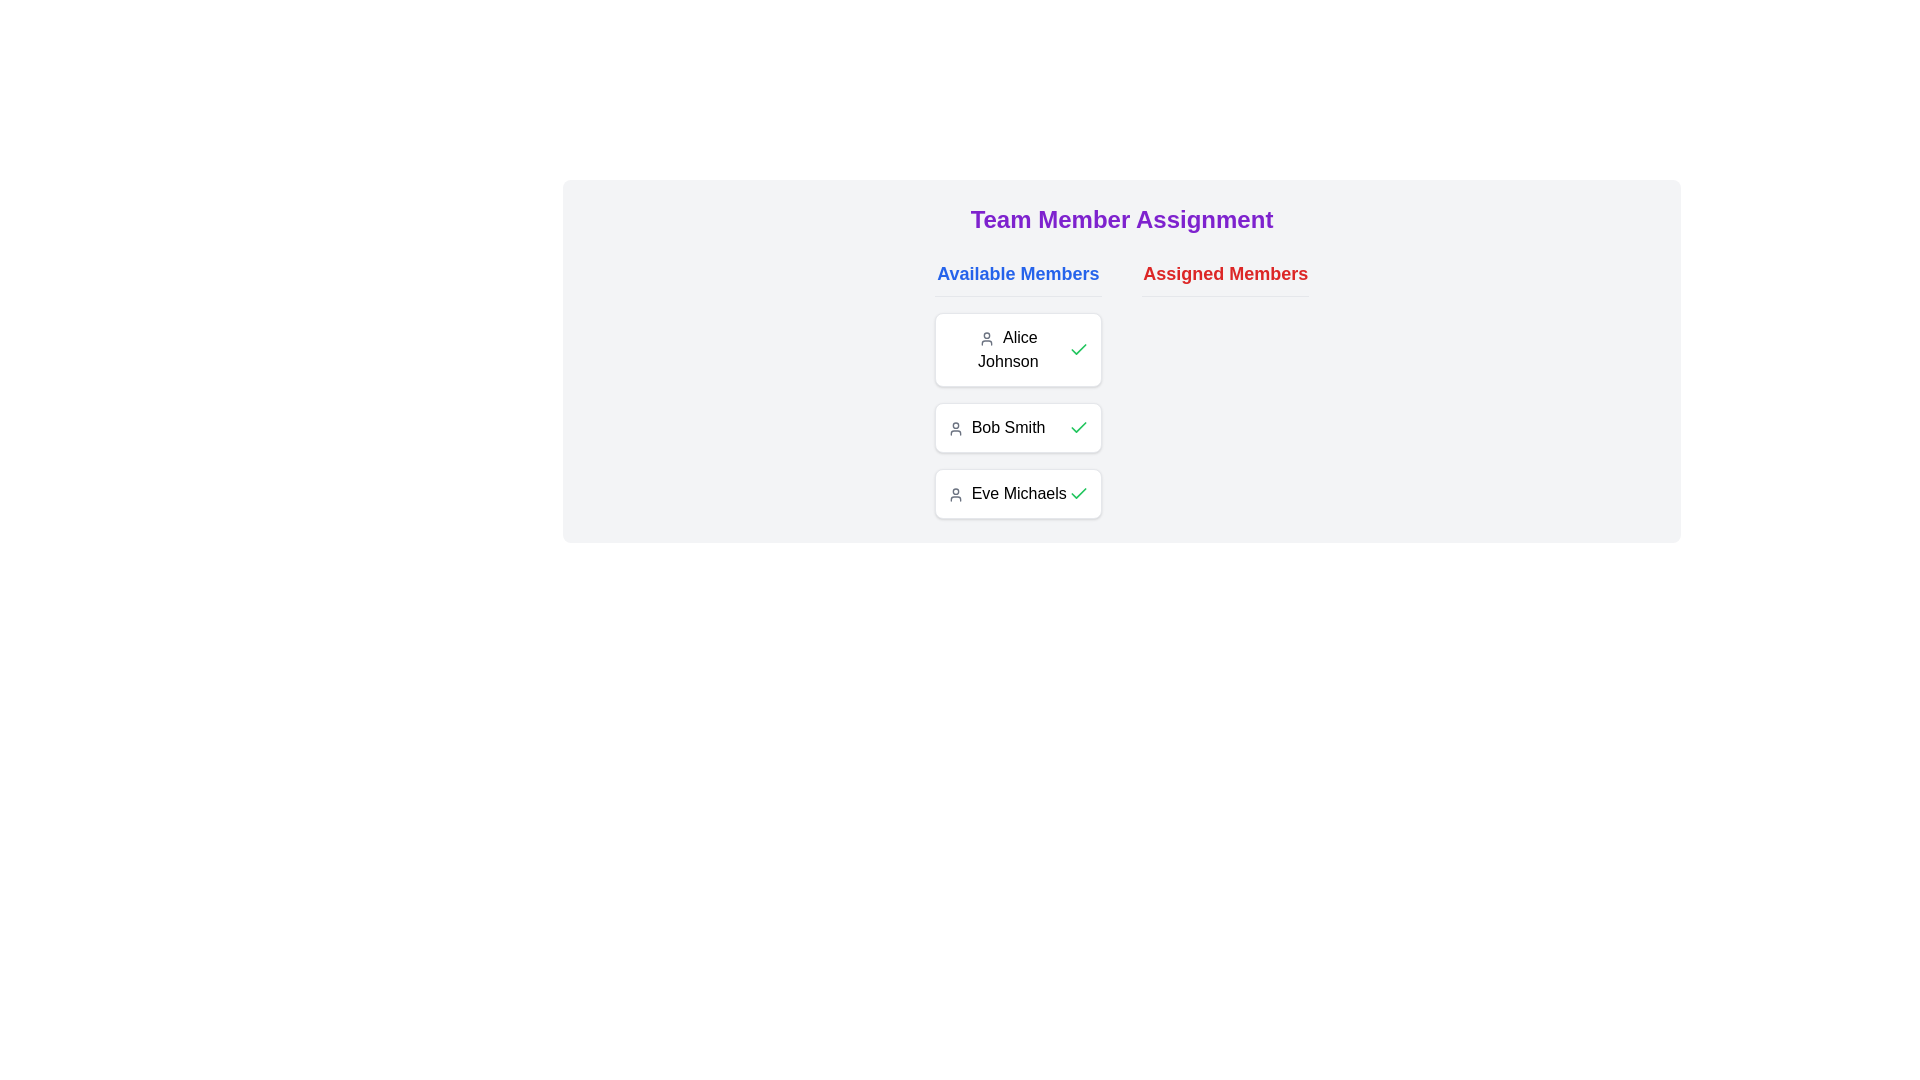  Describe the element at coordinates (1008, 348) in the screenshot. I see `the text label displaying the name 'Alice Johnson', which identifies the user in the 'Available Members' list` at that location.